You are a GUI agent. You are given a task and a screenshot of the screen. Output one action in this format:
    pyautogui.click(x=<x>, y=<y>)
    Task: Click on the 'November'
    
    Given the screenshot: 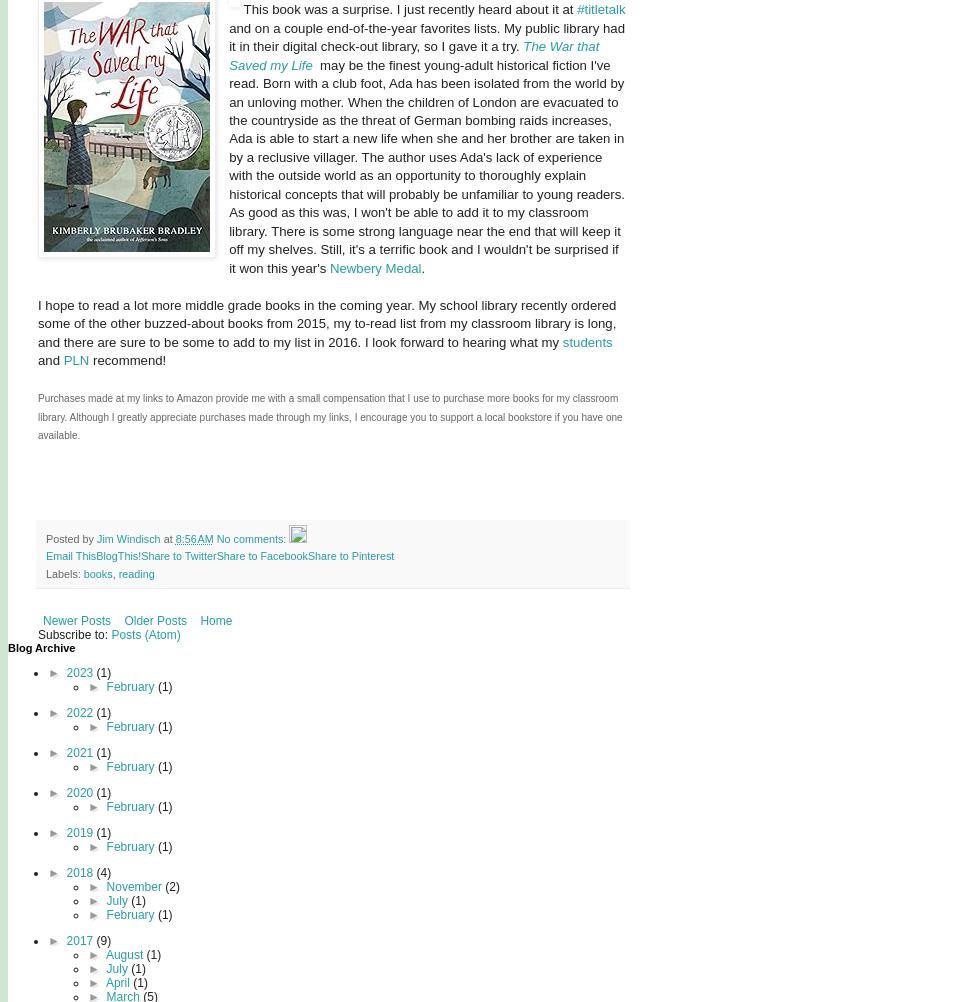 What is the action you would take?
    pyautogui.click(x=134, y=885)
    